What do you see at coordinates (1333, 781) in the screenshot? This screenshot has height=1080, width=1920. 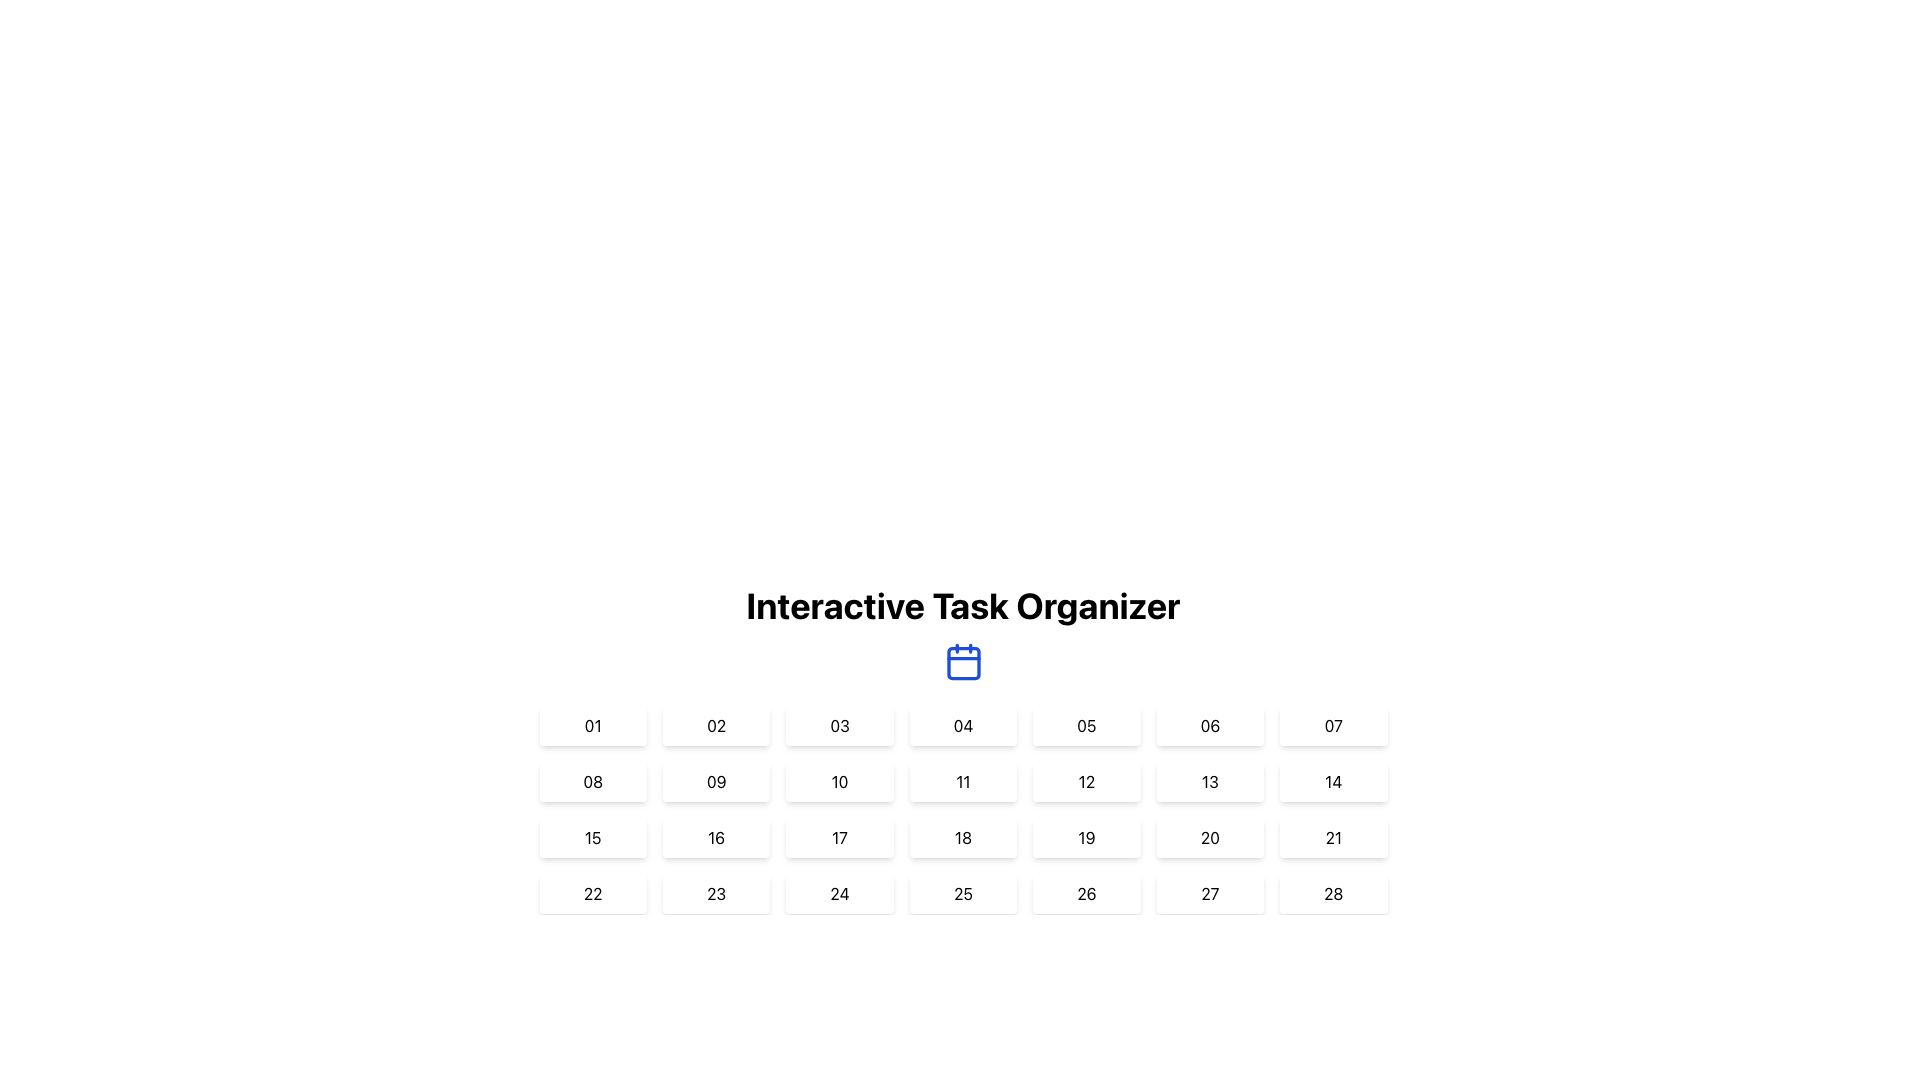 I see `the selectable day button in the calendar grid, which is the seventh element in the second row below the 'Interactive Task Organizer' title` at bounding box center [1333, 781].